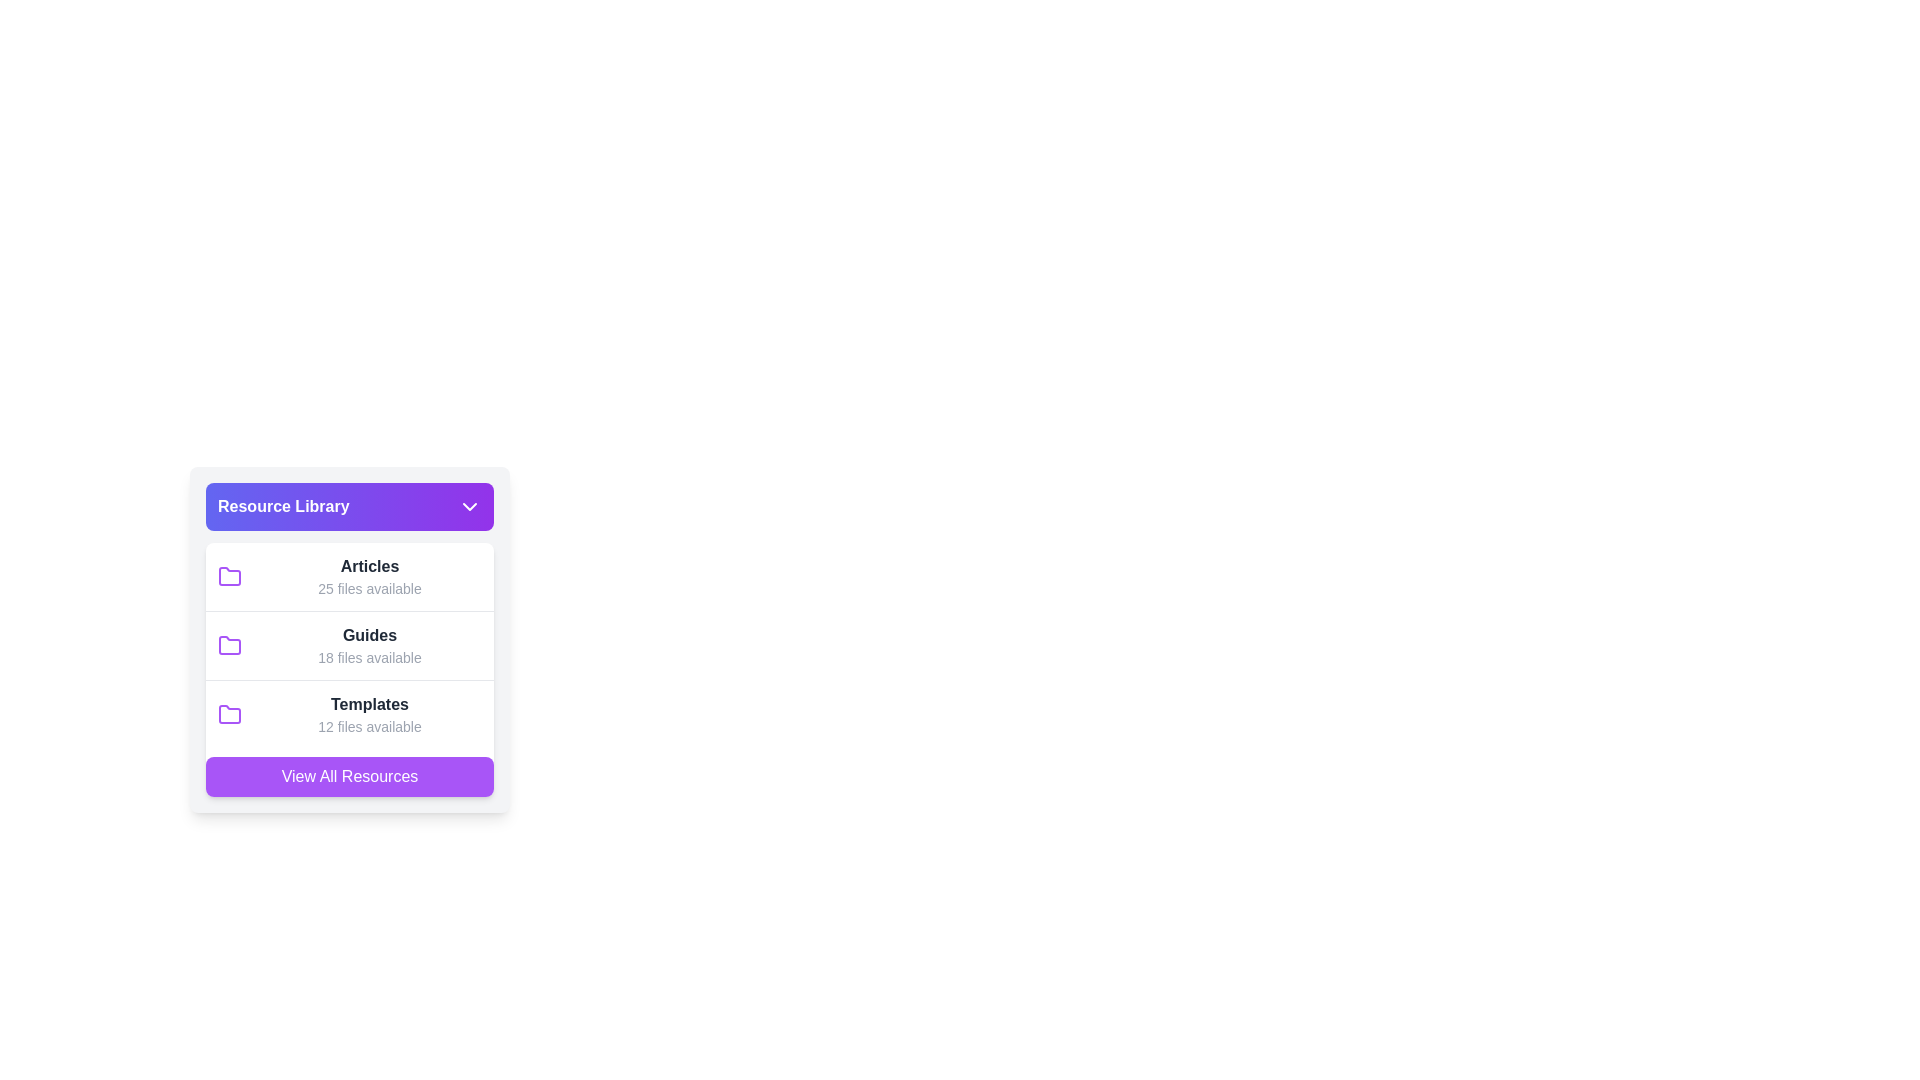  Describe the element at coordinates (369, 704) in the screenshot. I see `the 'Templates' text label, which is styled in bold and dark gray, located within the 'Resource Library' menu` at that location.